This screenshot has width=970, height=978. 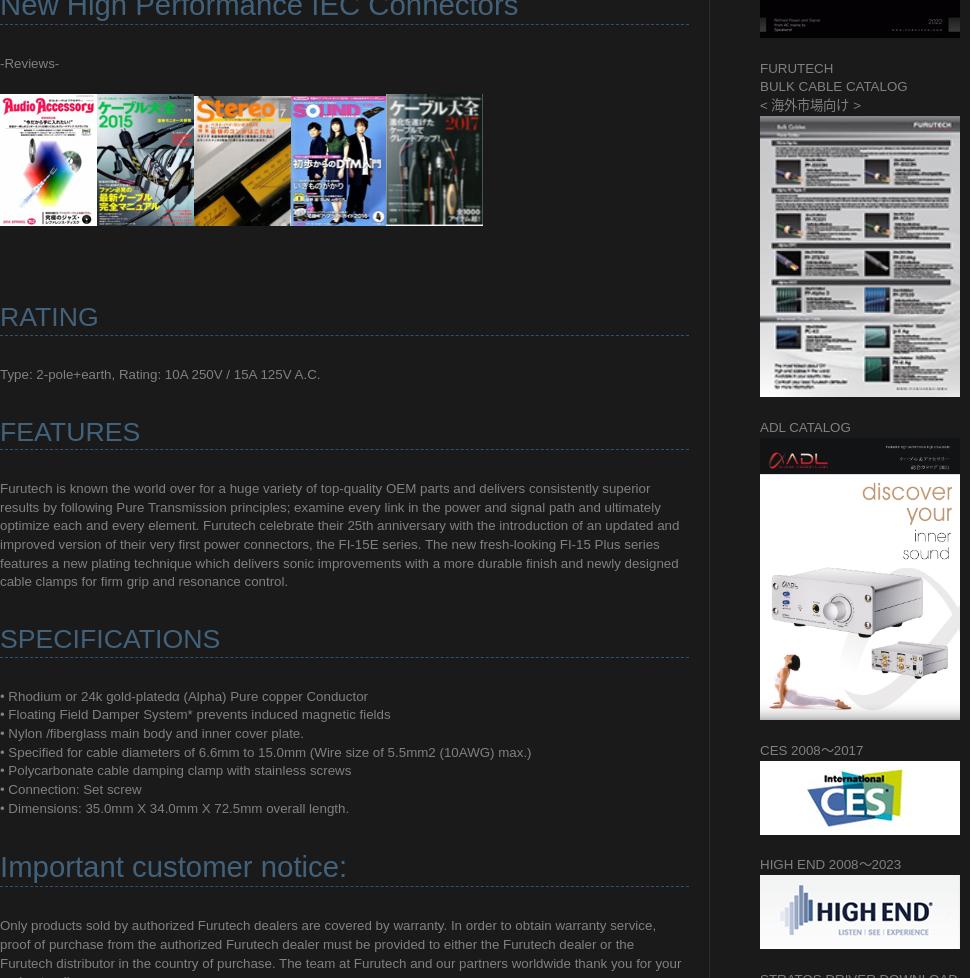 What do you see at coordinates (0, 315) in the screenshot?
I see `'RATING'` at bounding box center [0, 315].